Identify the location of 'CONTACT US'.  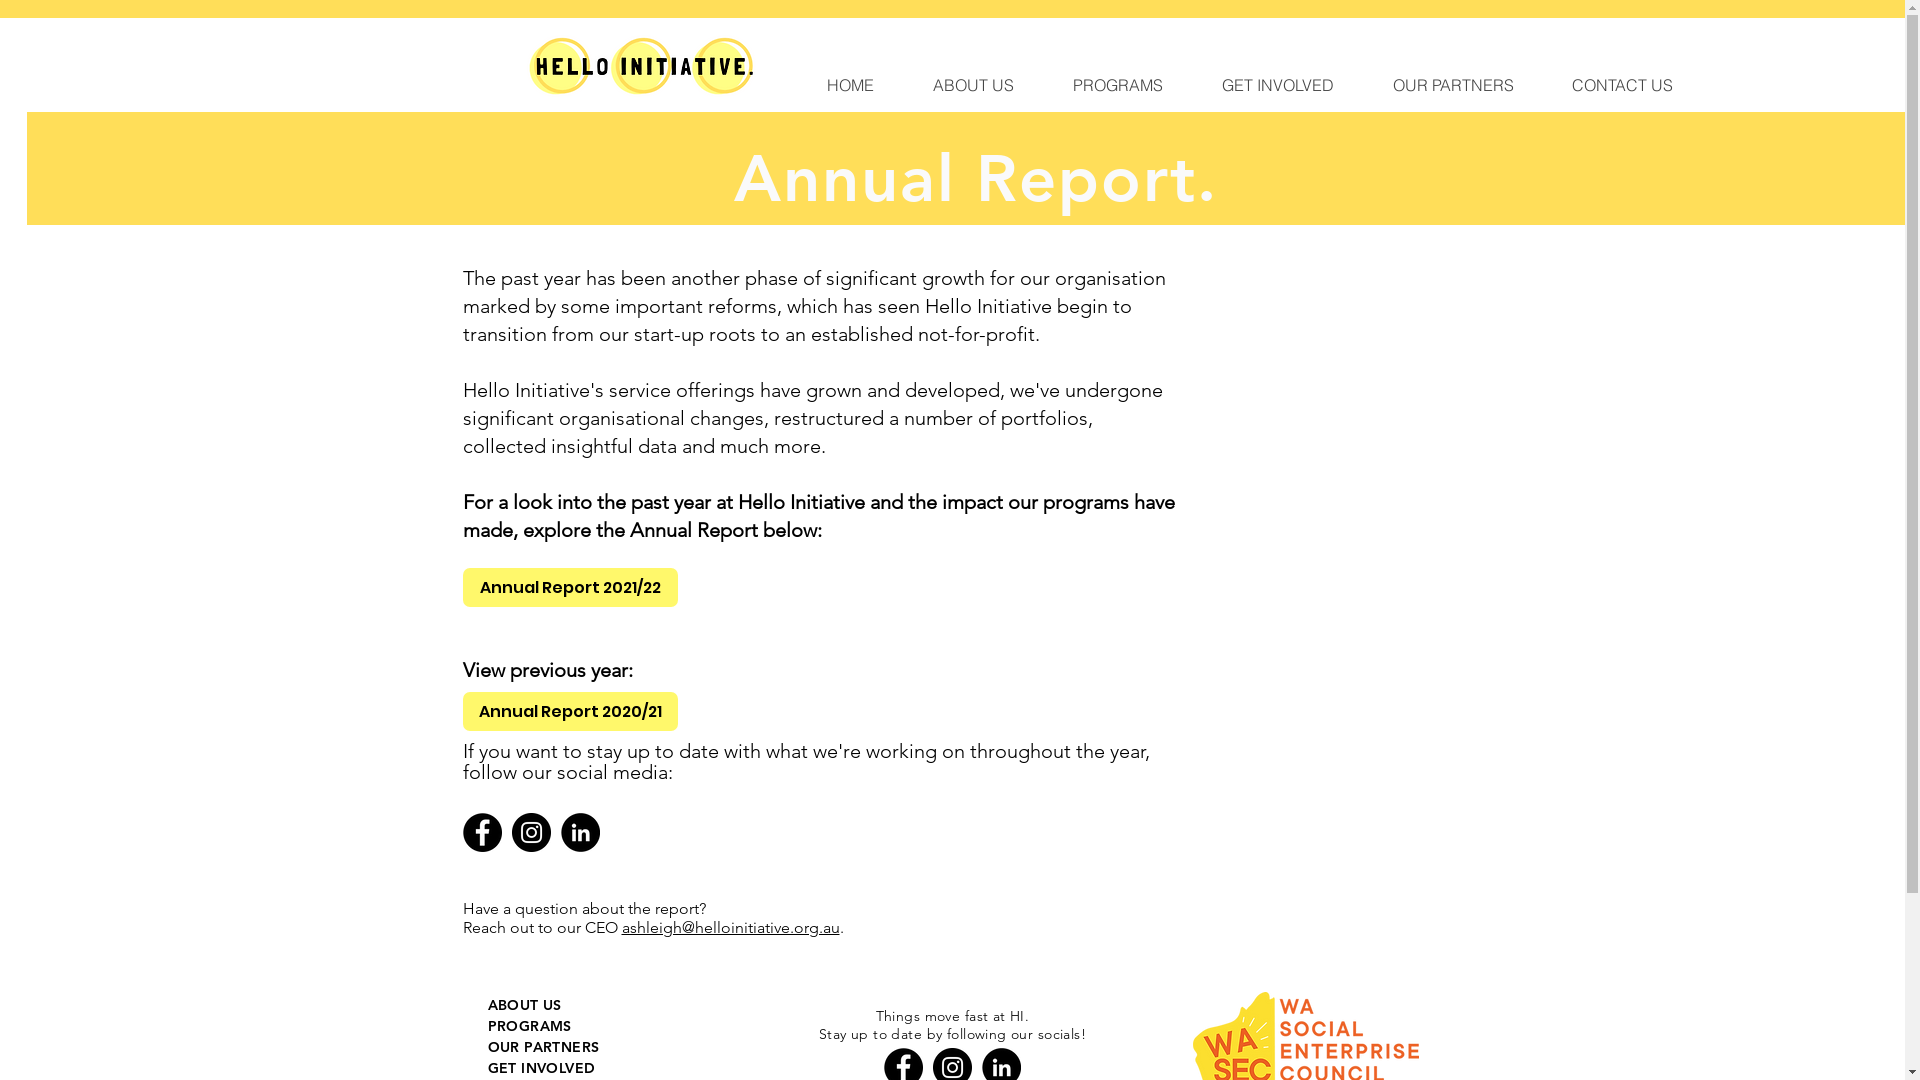
(1621, 83).